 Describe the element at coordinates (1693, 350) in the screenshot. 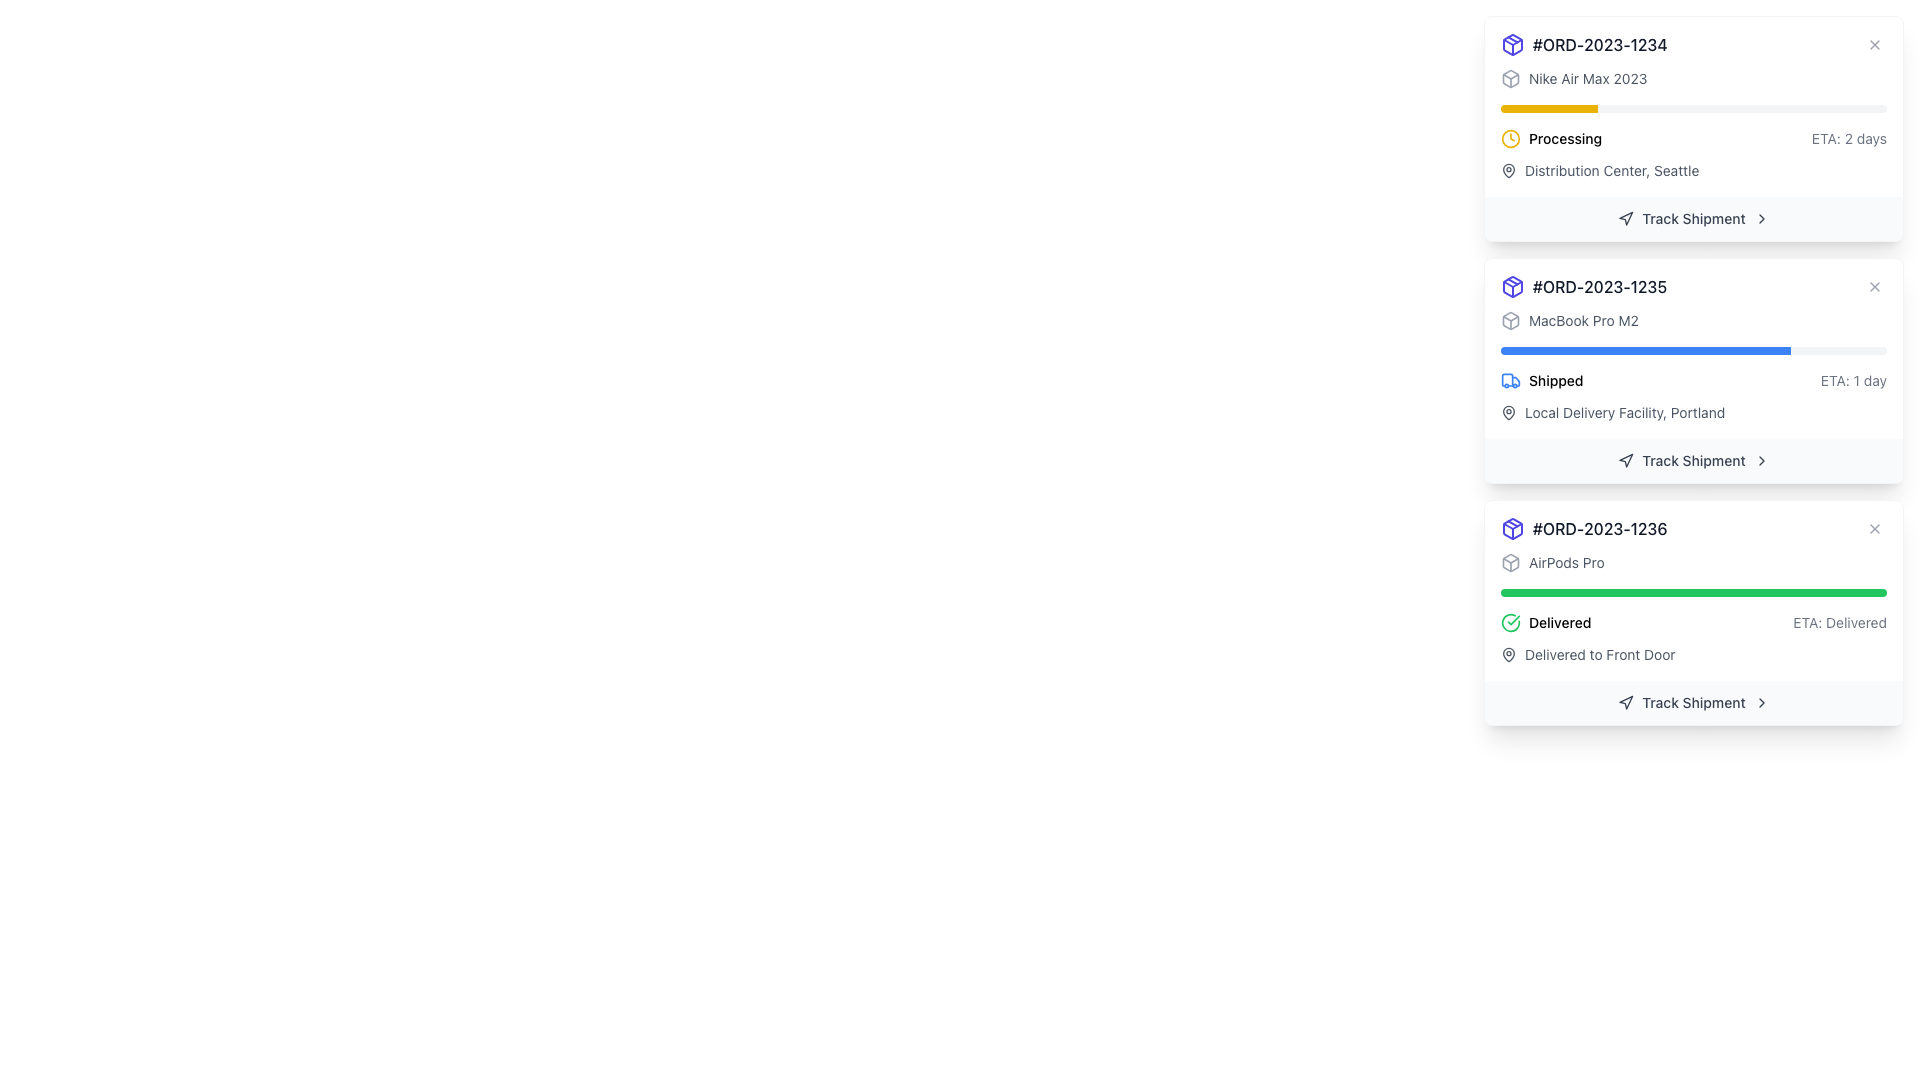

I see `properties of the progress bar representing the shipment progress for the order labeled '#ORD-2023-1235', located below the text 'MacBook Pro M2' and above 'Shipped' in the second shipment card` at that location.